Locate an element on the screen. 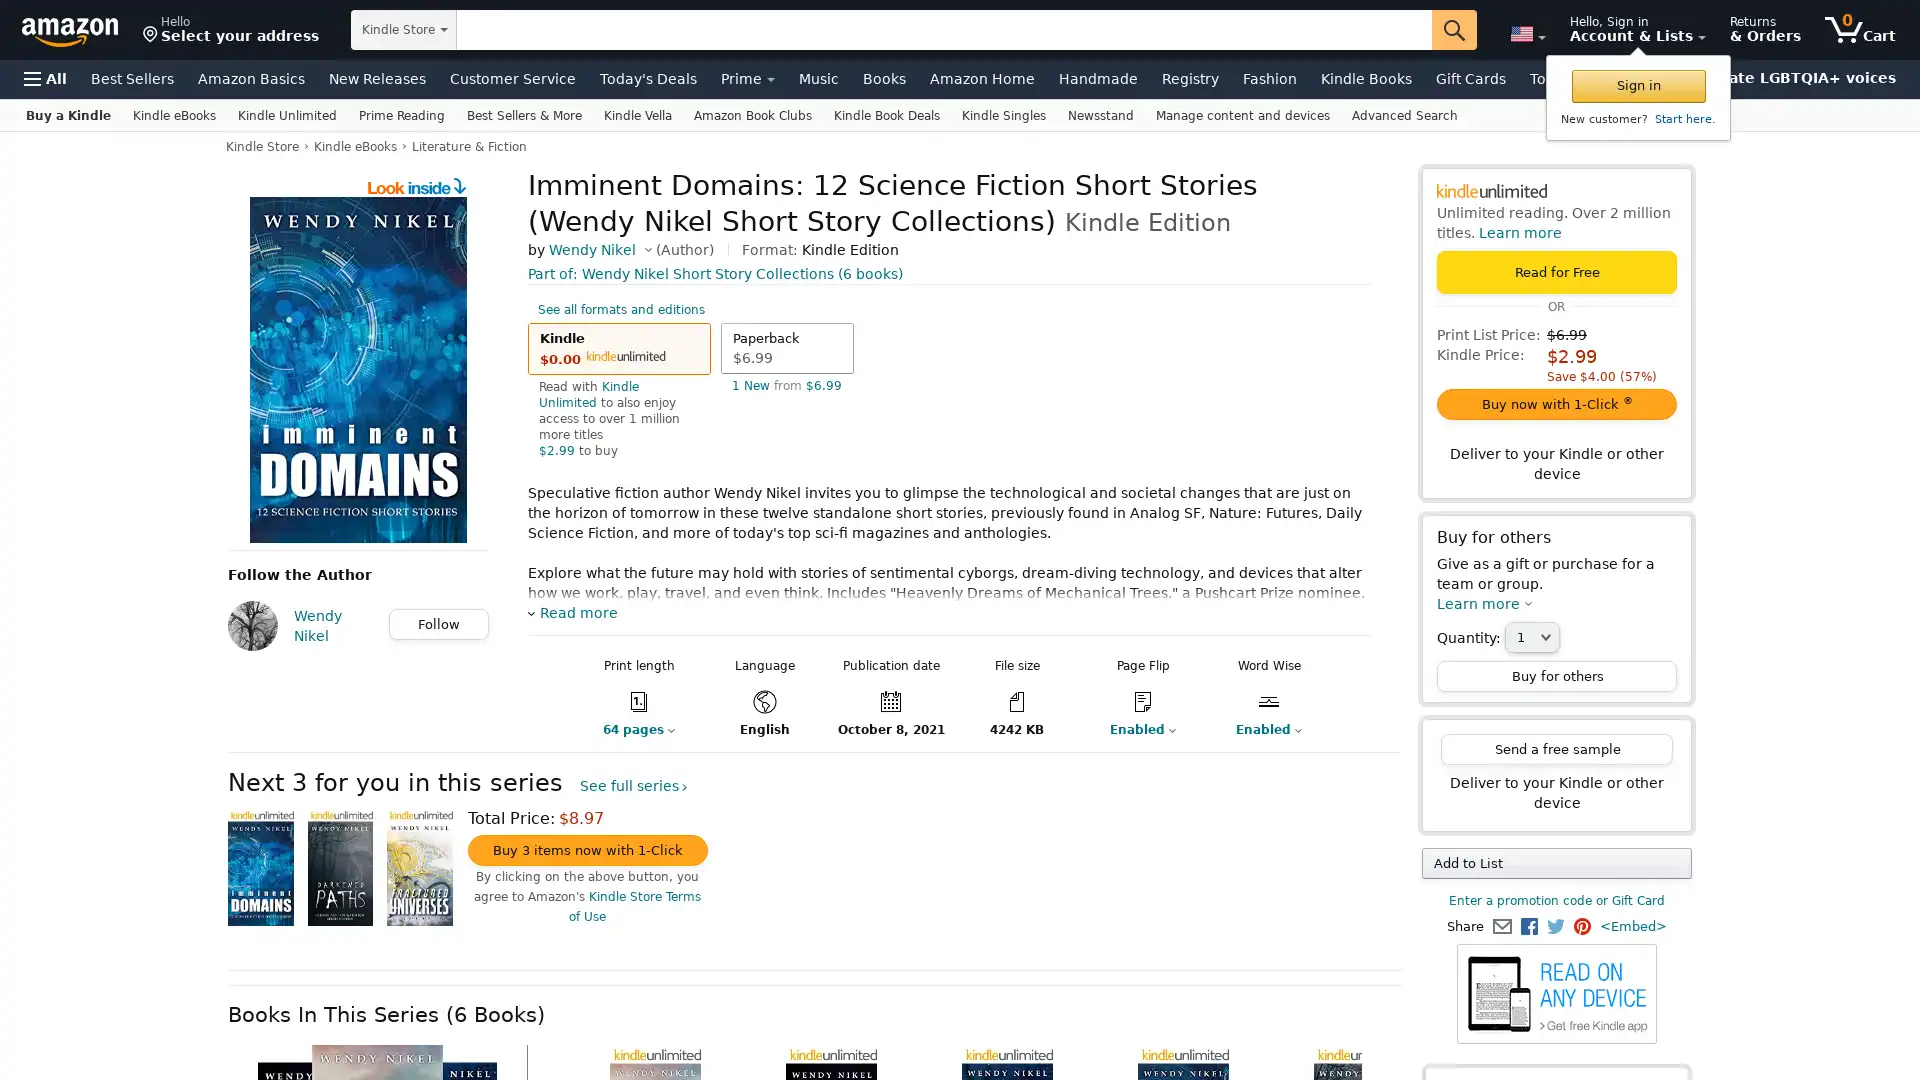  Buy now with 1-Click is located at coordinates (1555, 404).